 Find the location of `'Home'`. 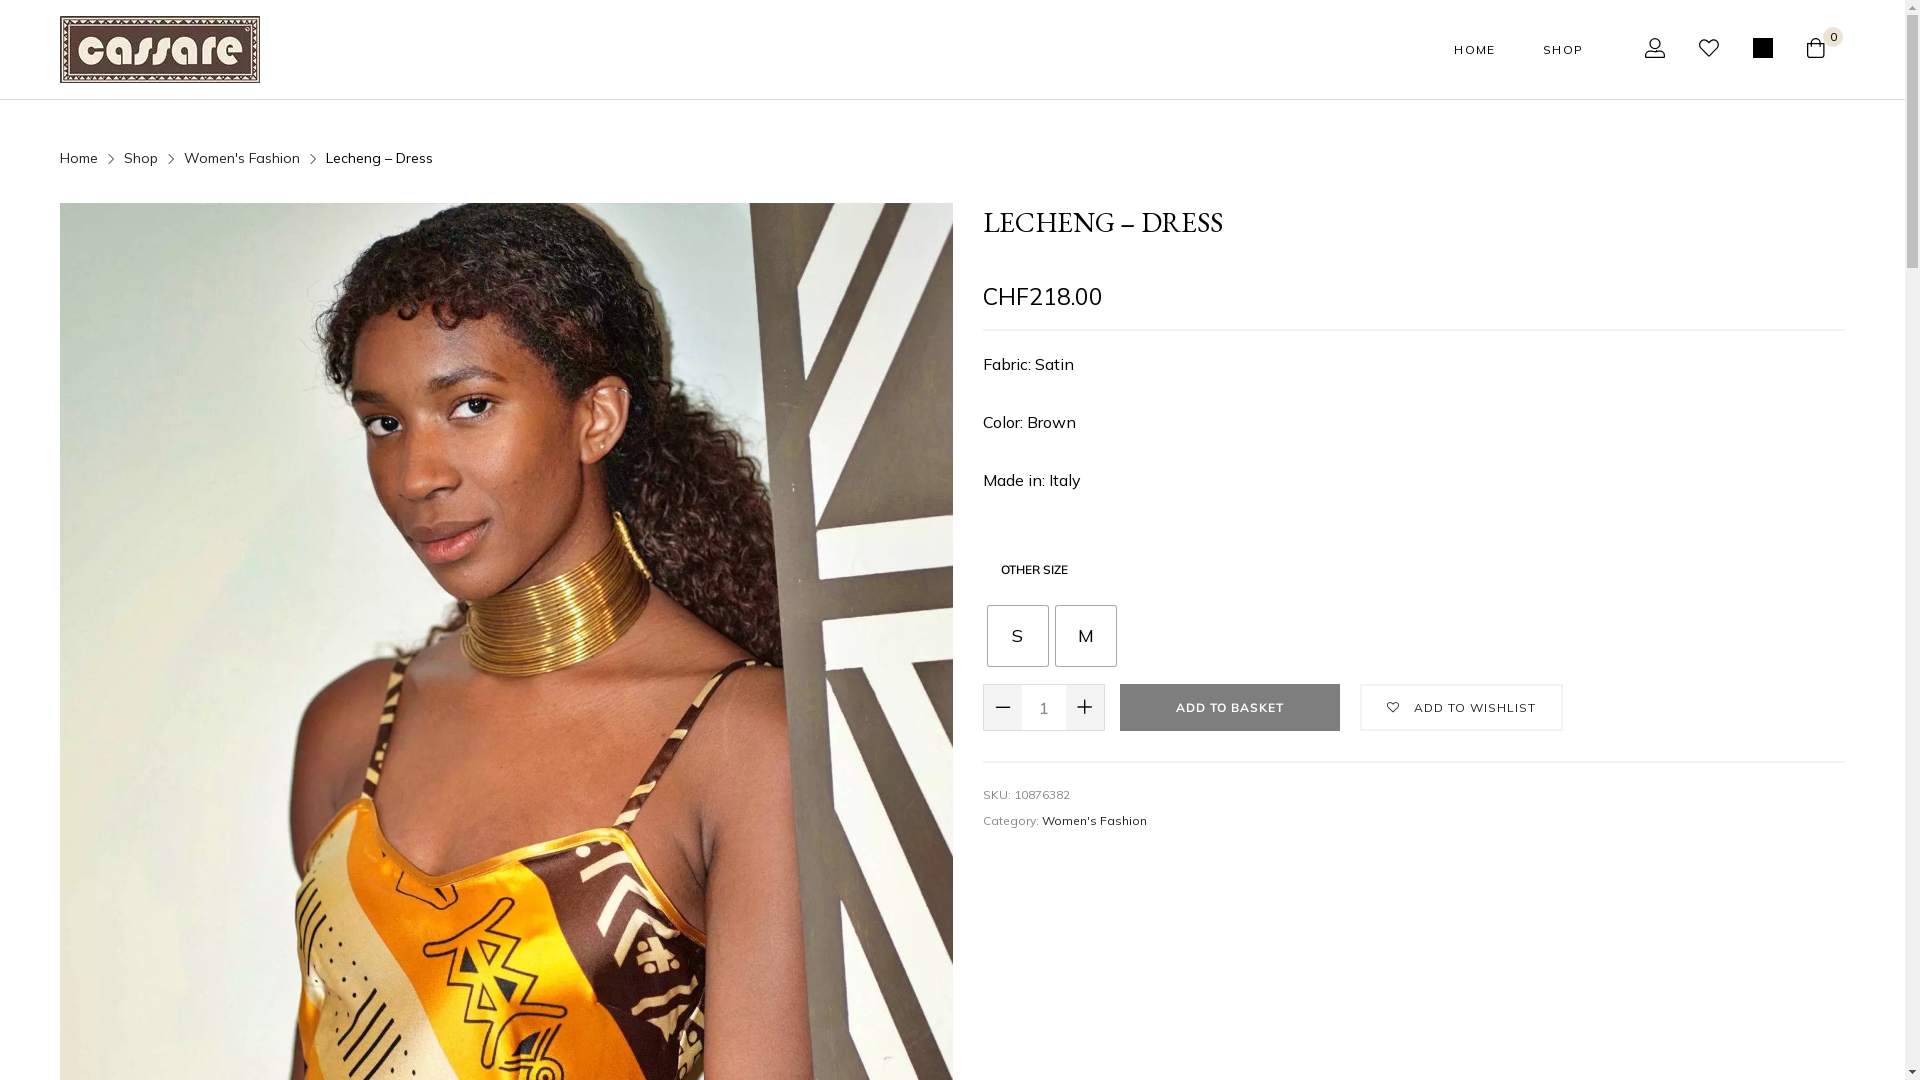

'Home' is located at coordinates (59, 157).